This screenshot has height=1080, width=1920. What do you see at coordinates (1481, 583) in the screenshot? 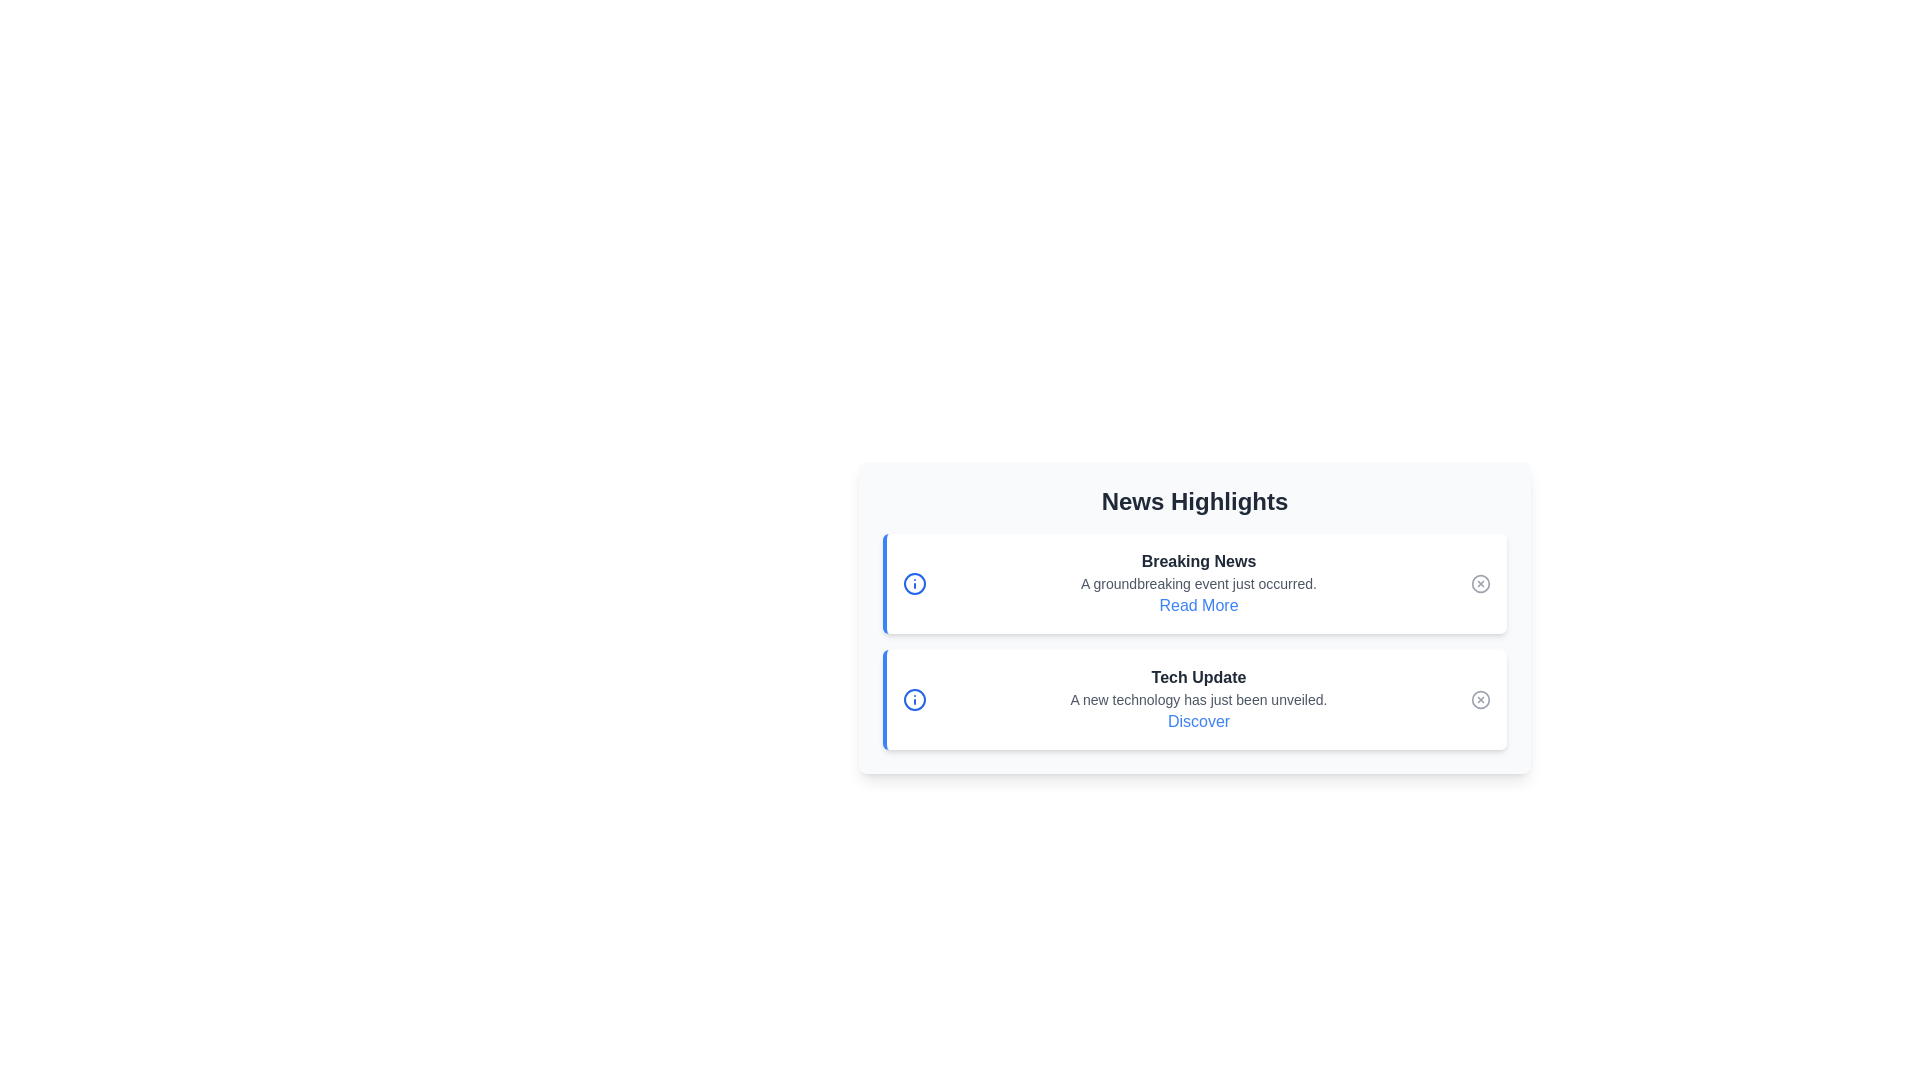
I see `close button for the news highlight titled Breaking News` at bounding box center [1481, 583].